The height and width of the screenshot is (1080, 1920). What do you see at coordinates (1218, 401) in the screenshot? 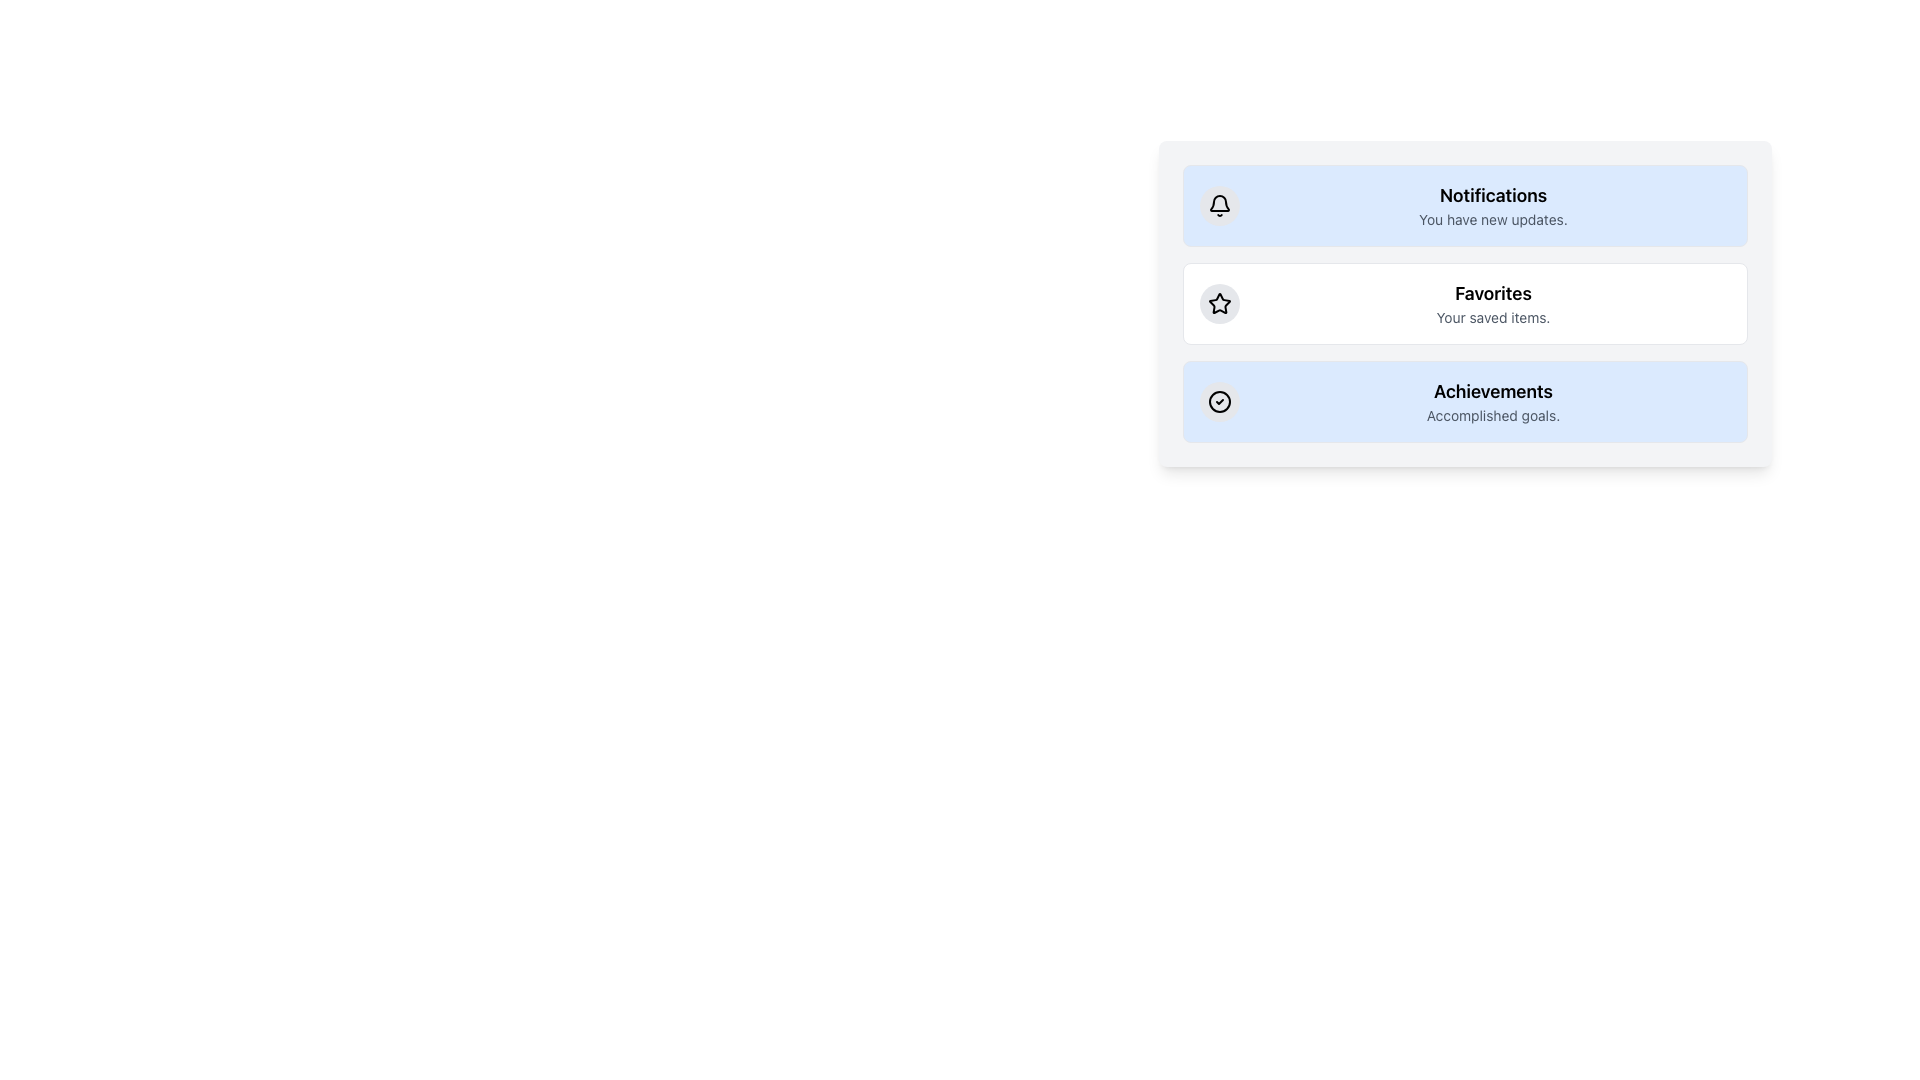
I see `the circular icon with a gray background and a black outline depicting a checkmark, located in the Achievements section to the far left of the section's title and description for visual feedback` at bounding box center [1218, 401].